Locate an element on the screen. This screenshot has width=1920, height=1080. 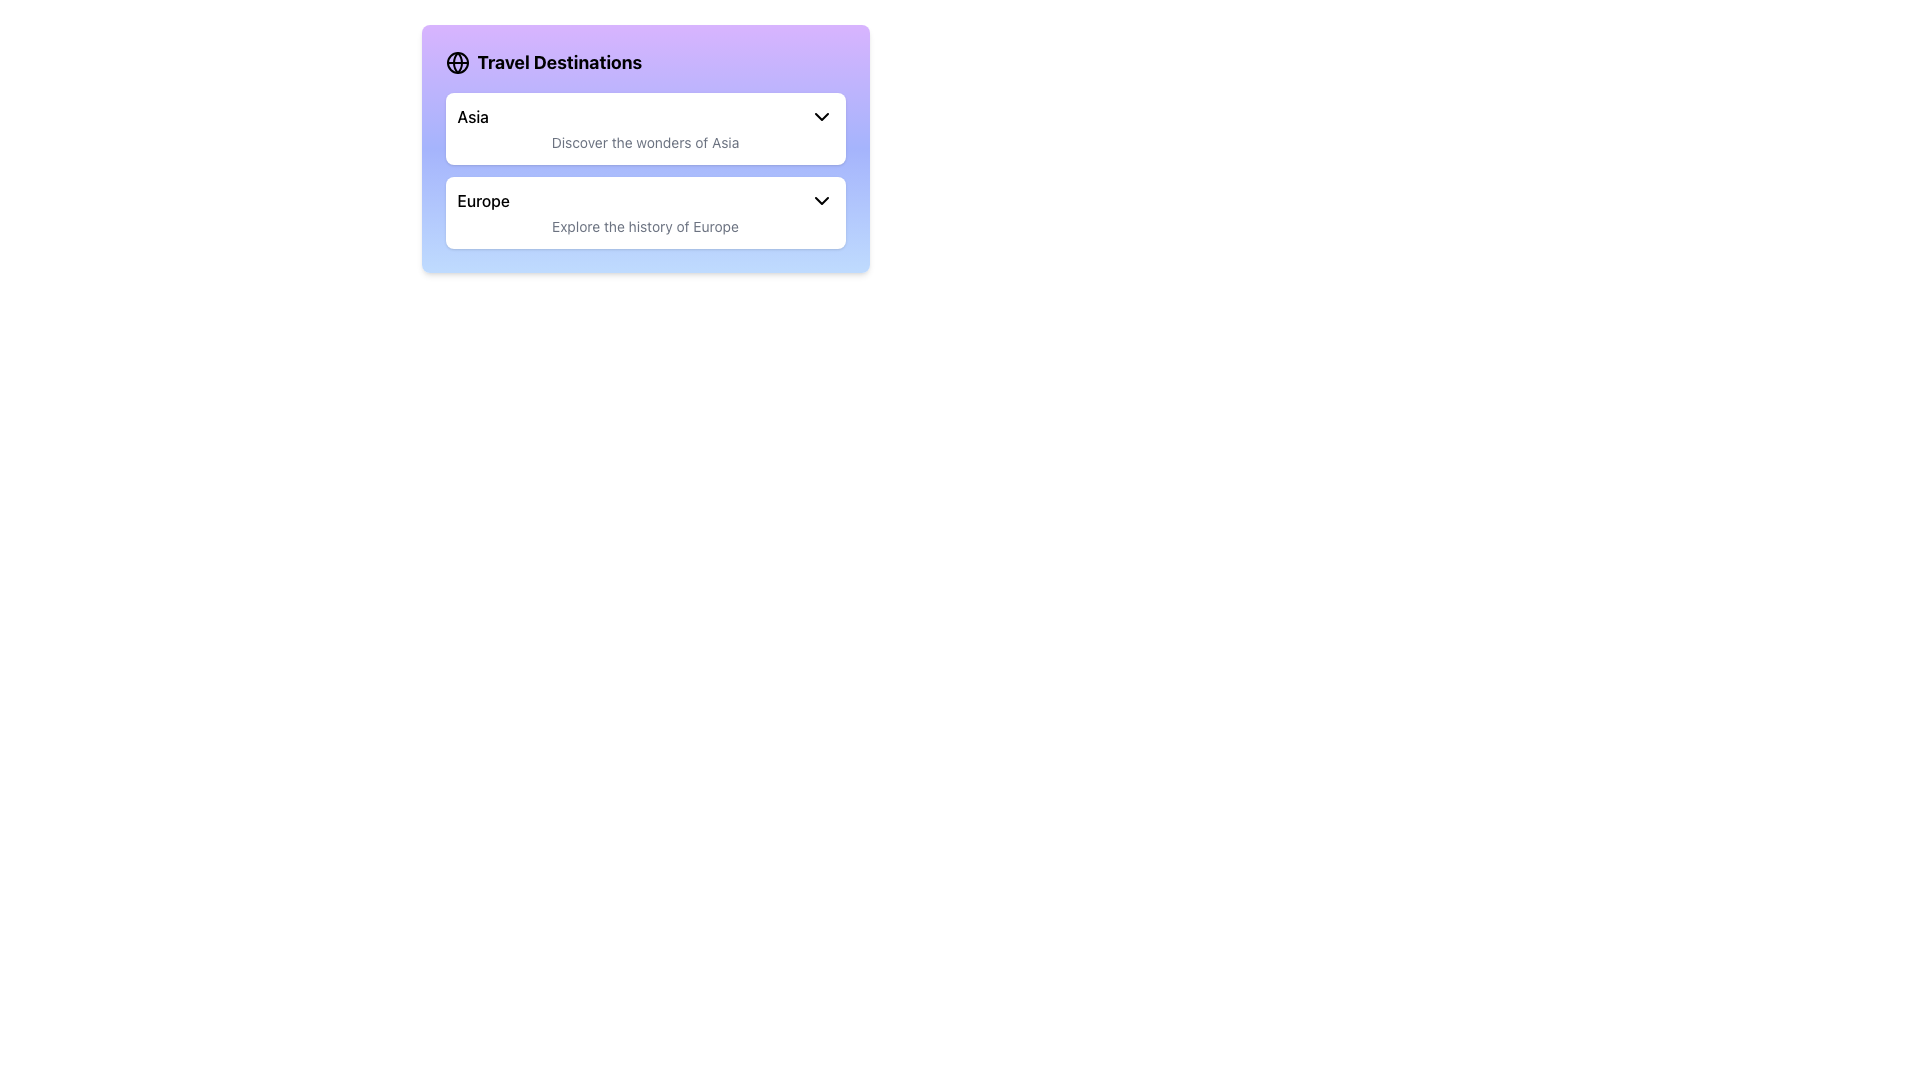
the chevron icon located to the right of the 'Europe' label is located at coordinates (821, 200).